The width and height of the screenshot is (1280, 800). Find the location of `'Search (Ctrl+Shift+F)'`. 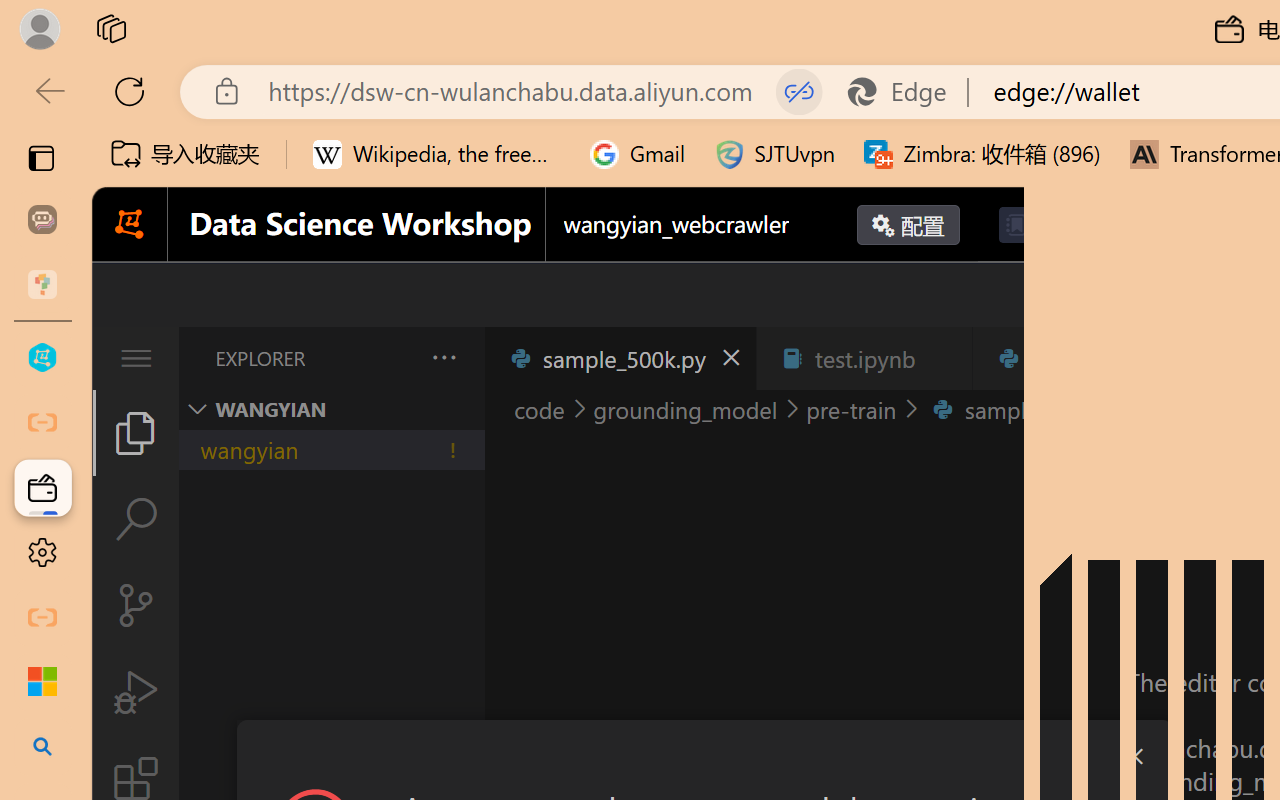

'Search (Ctrl+Shift+F)' is located at coordinates (134, 518).